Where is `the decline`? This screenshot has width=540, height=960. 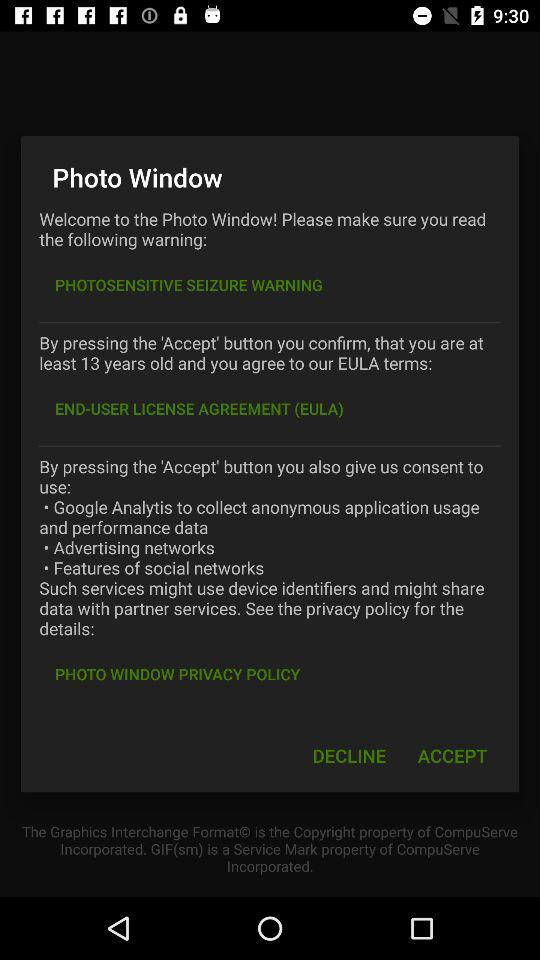
the decline is located at coordinates (348, 754).